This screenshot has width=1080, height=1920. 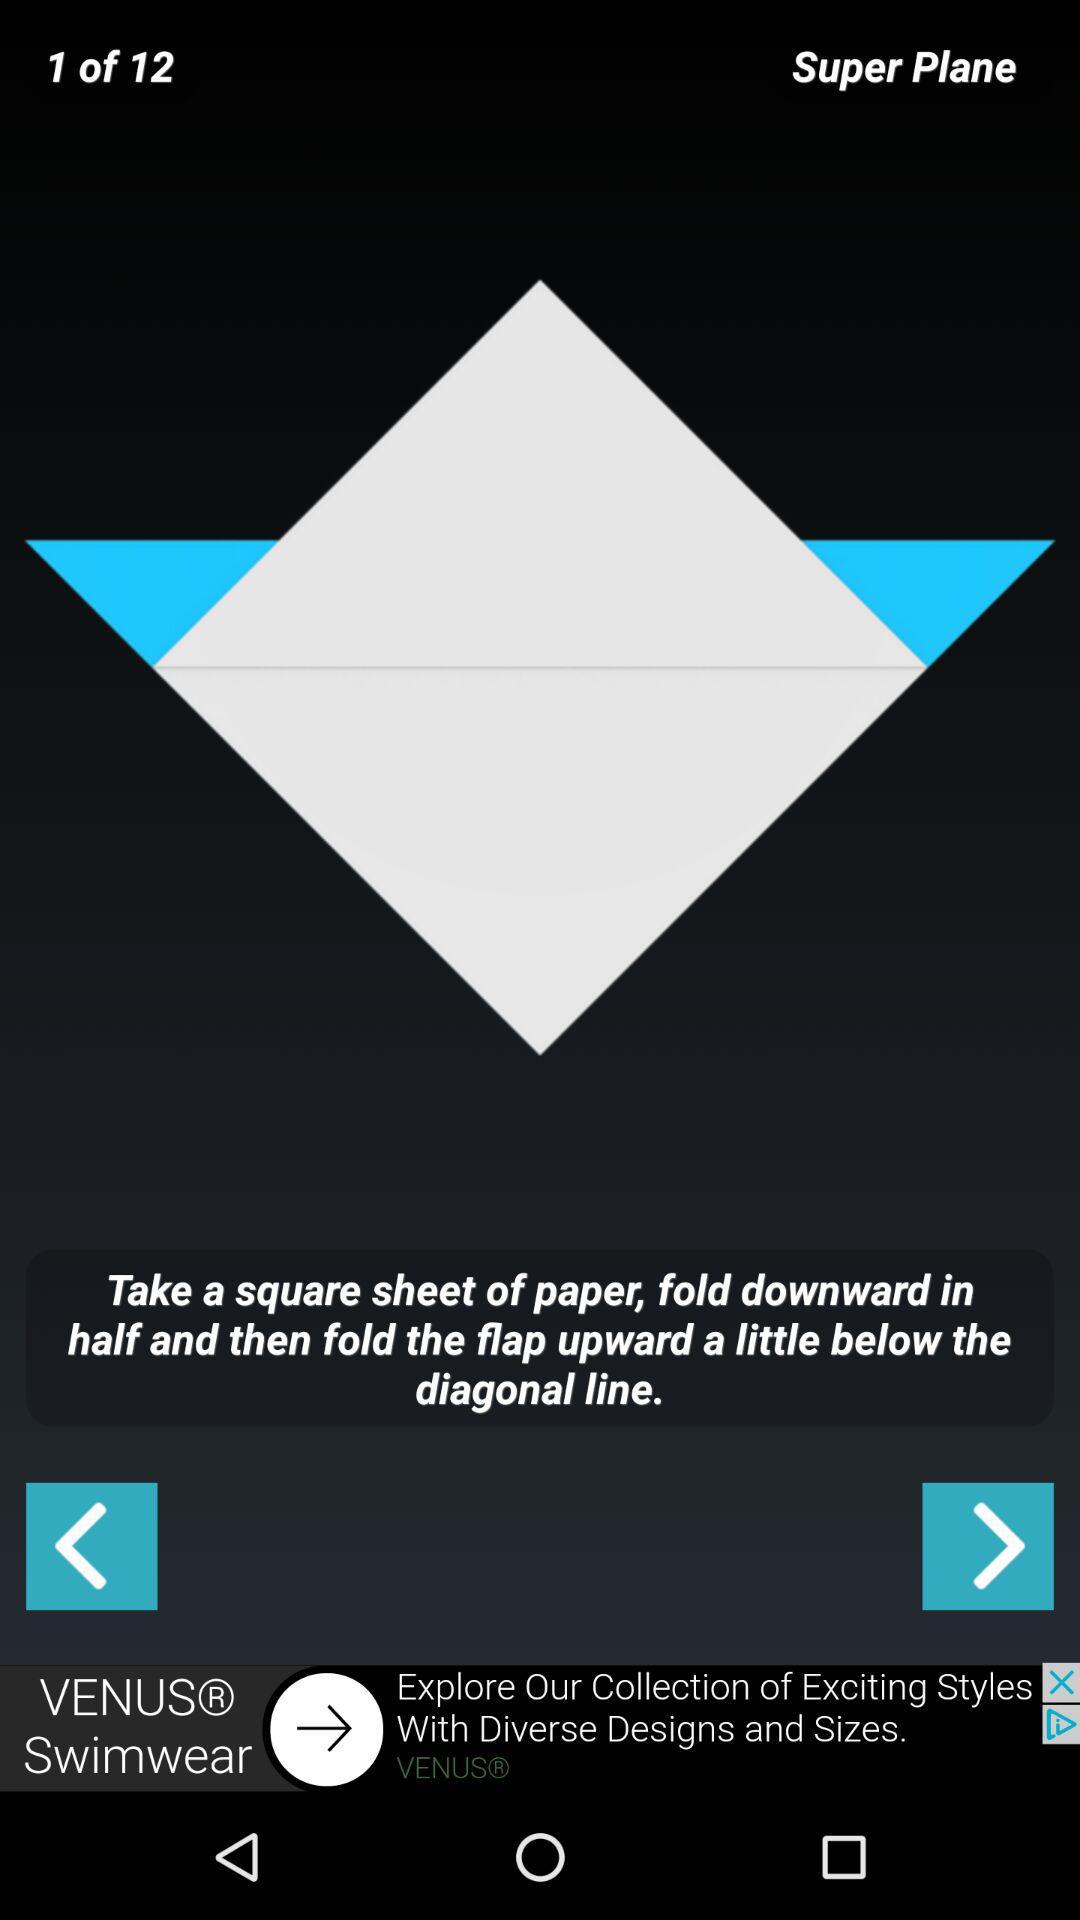 I want to click on the arrow_forward icon, so click(x=987, y=1655).